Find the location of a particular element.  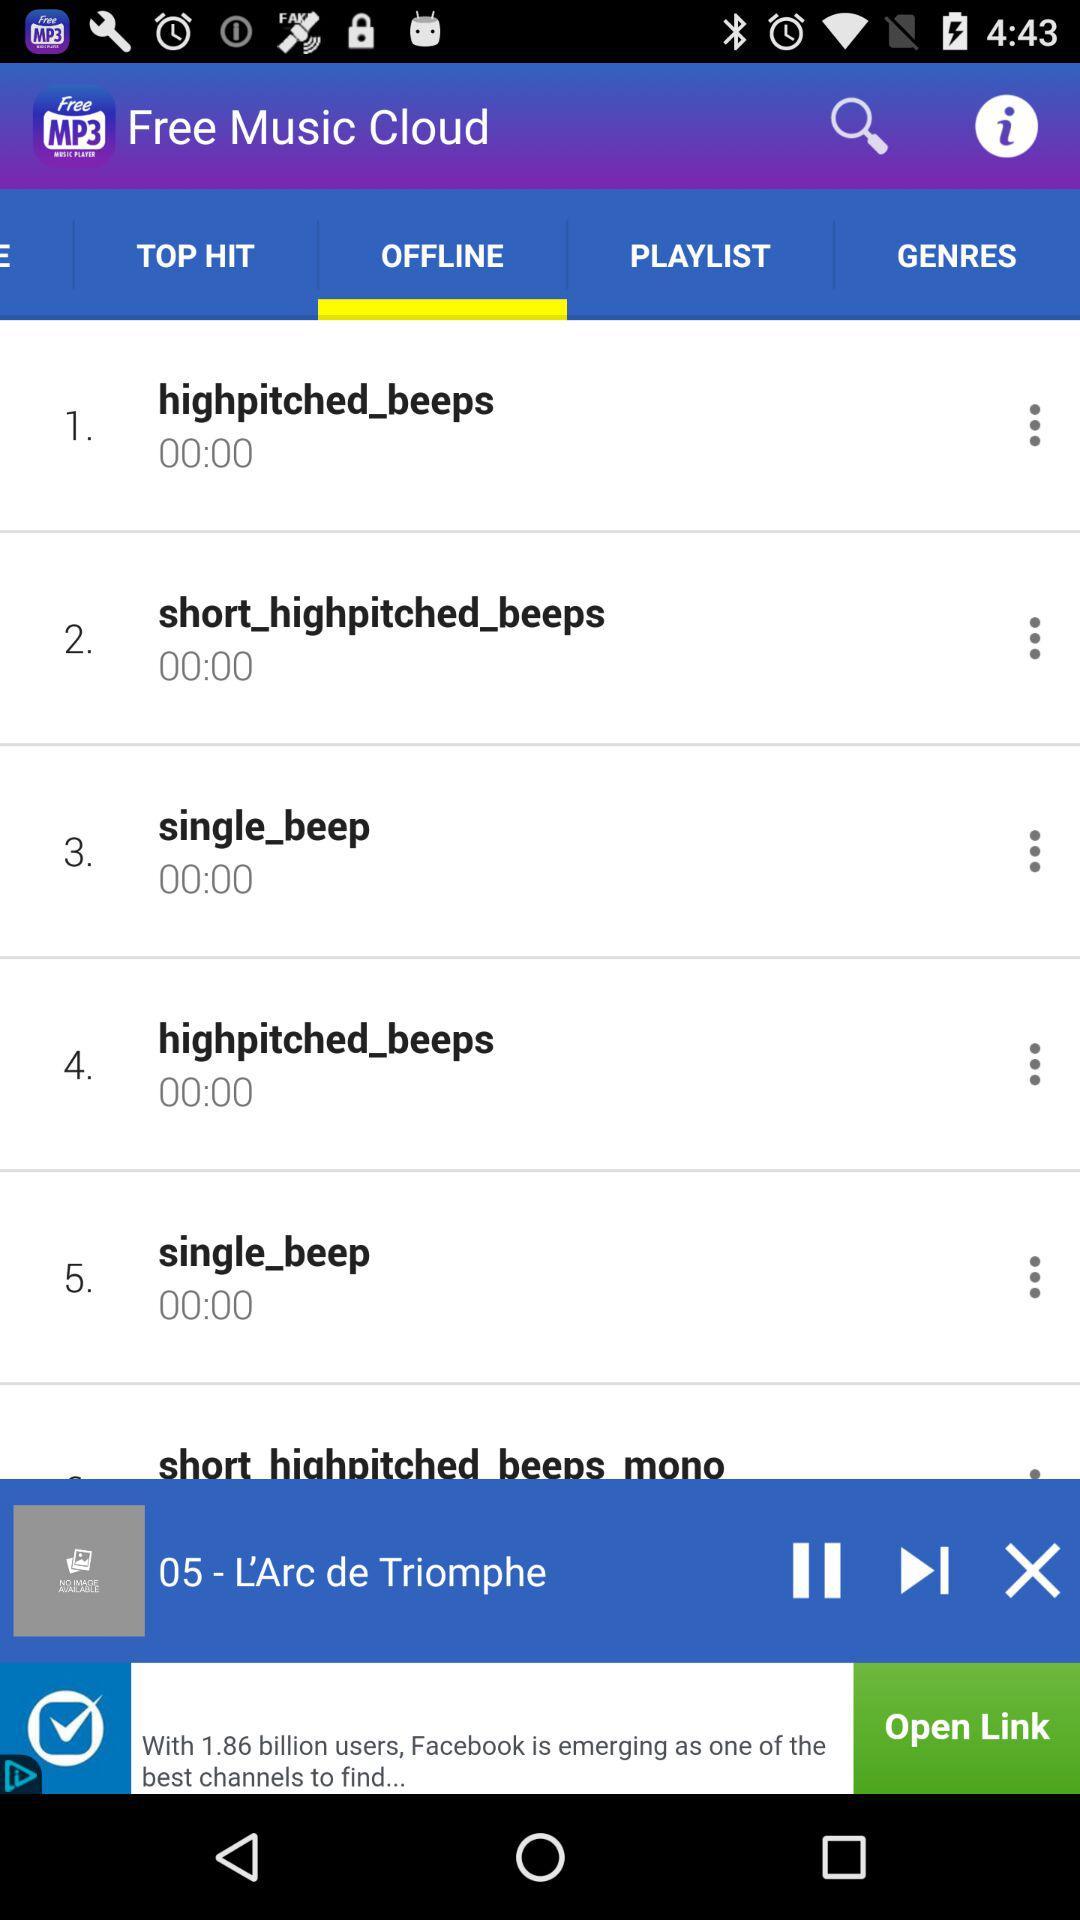

high pitched beeps options is located at coordinates (1034, 1063).